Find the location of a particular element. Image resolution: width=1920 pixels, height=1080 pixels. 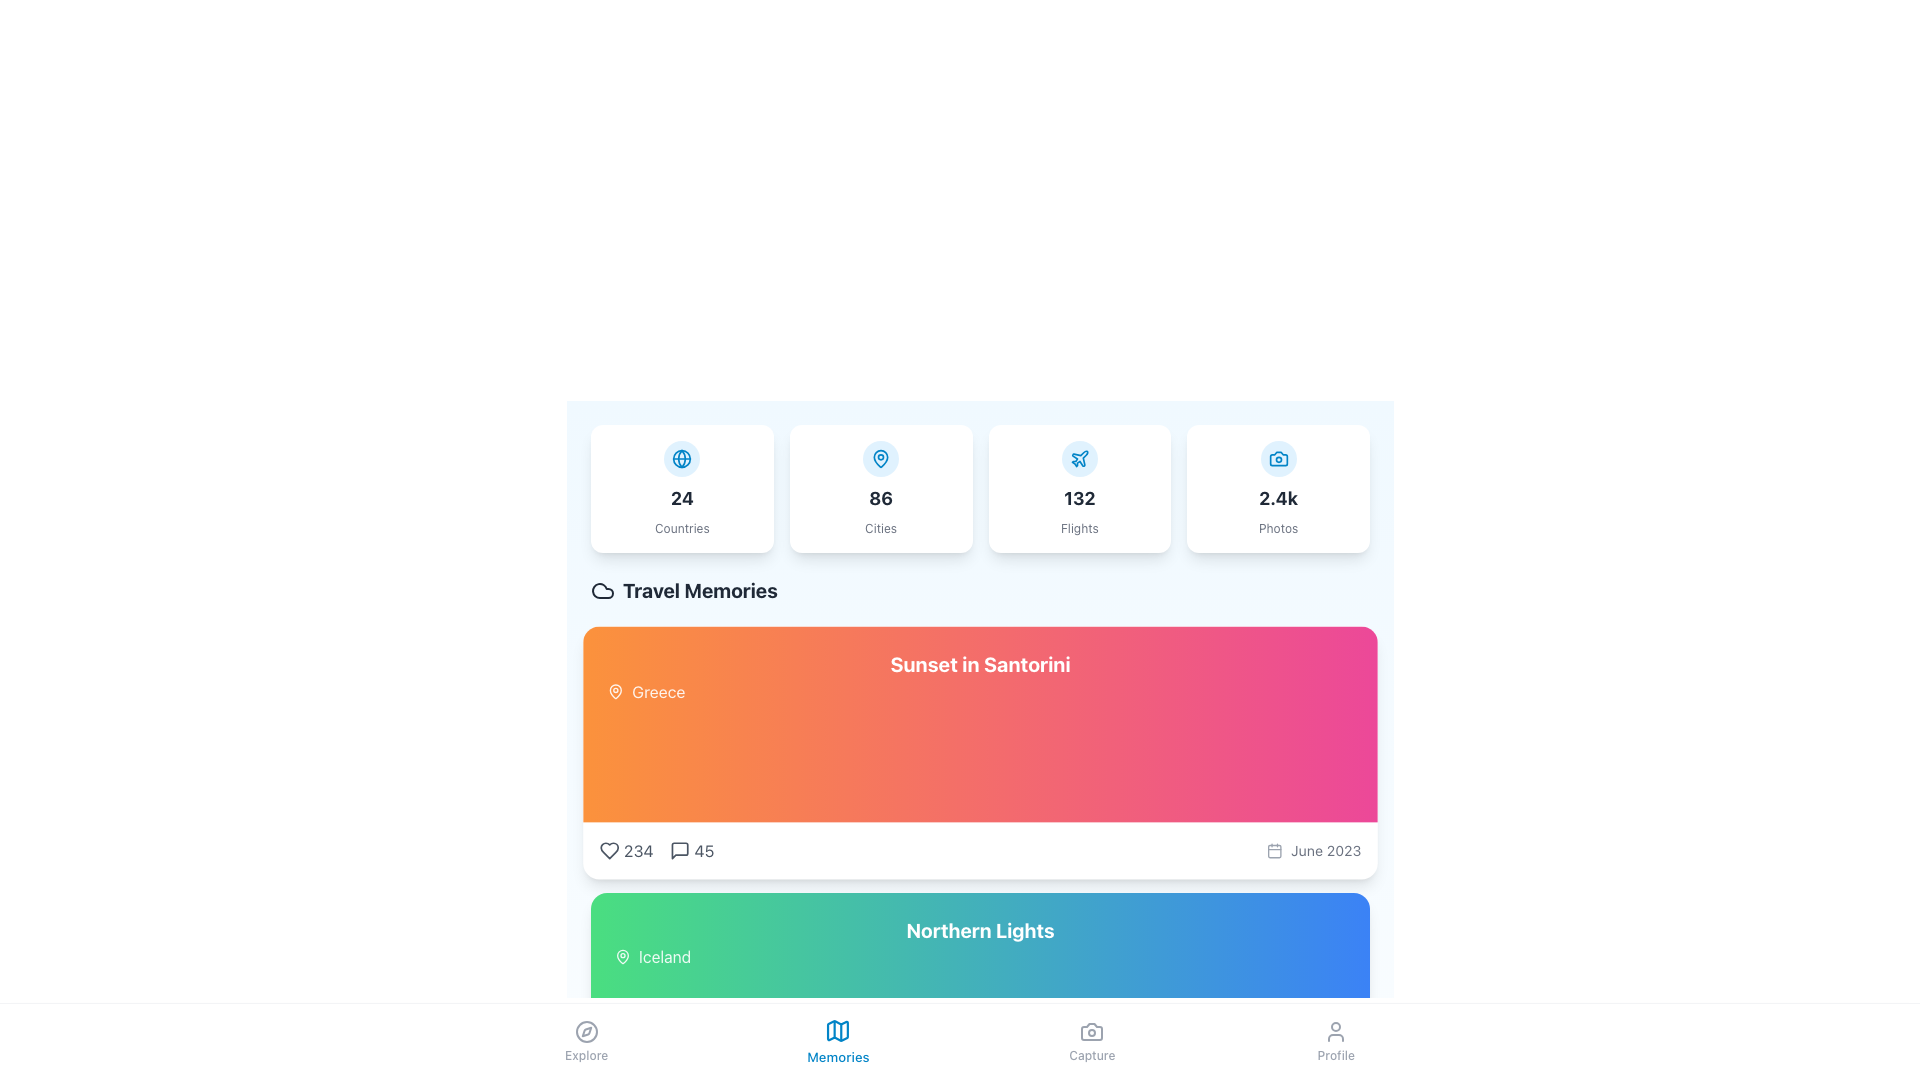

the navigation button with an icon and label that directs users to the 'Profile' section, located as the fourth item in the bottom navigation bar is located at coordinates (1336, 1040).